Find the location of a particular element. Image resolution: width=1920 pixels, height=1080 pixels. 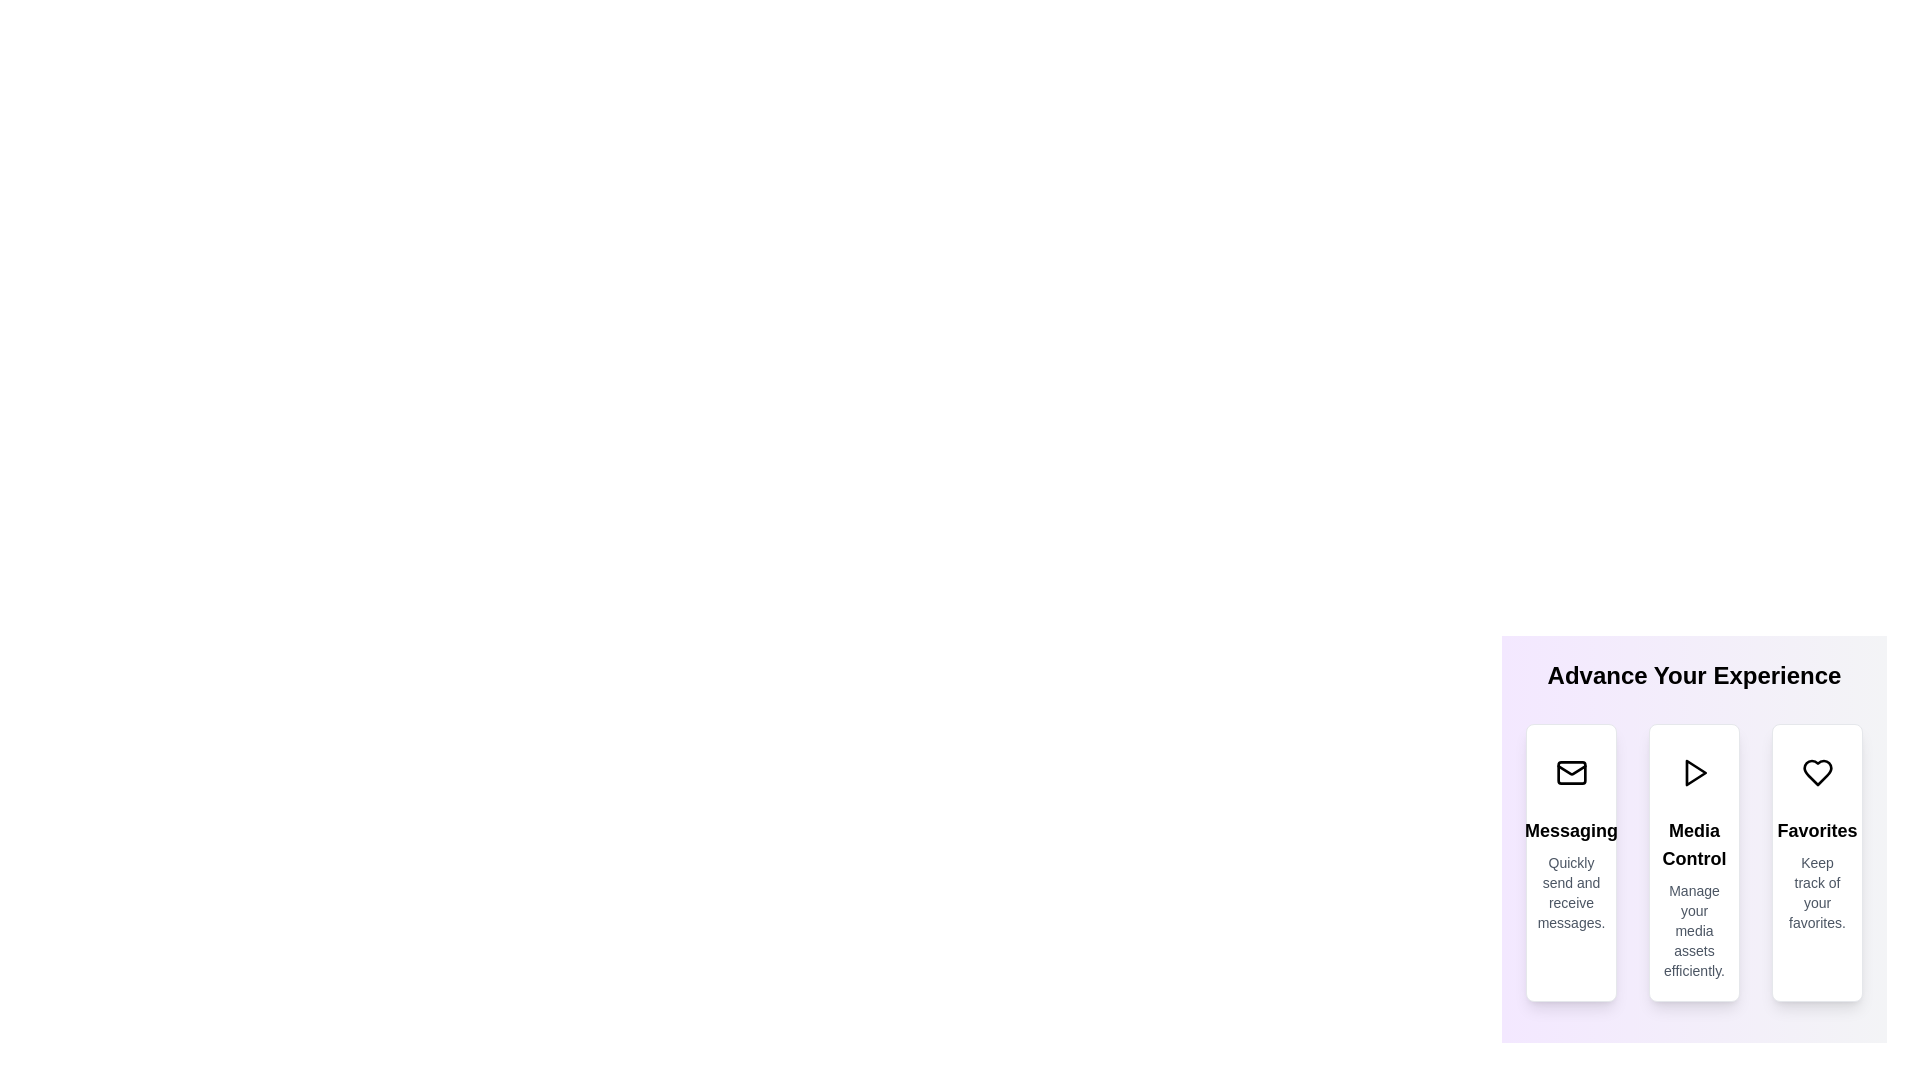

the heart-shaped icon within the 'Favorites' card, which is the rightmost card in a set of three, located below the title text 'Favorites' is located at coordinates (1817, 771).